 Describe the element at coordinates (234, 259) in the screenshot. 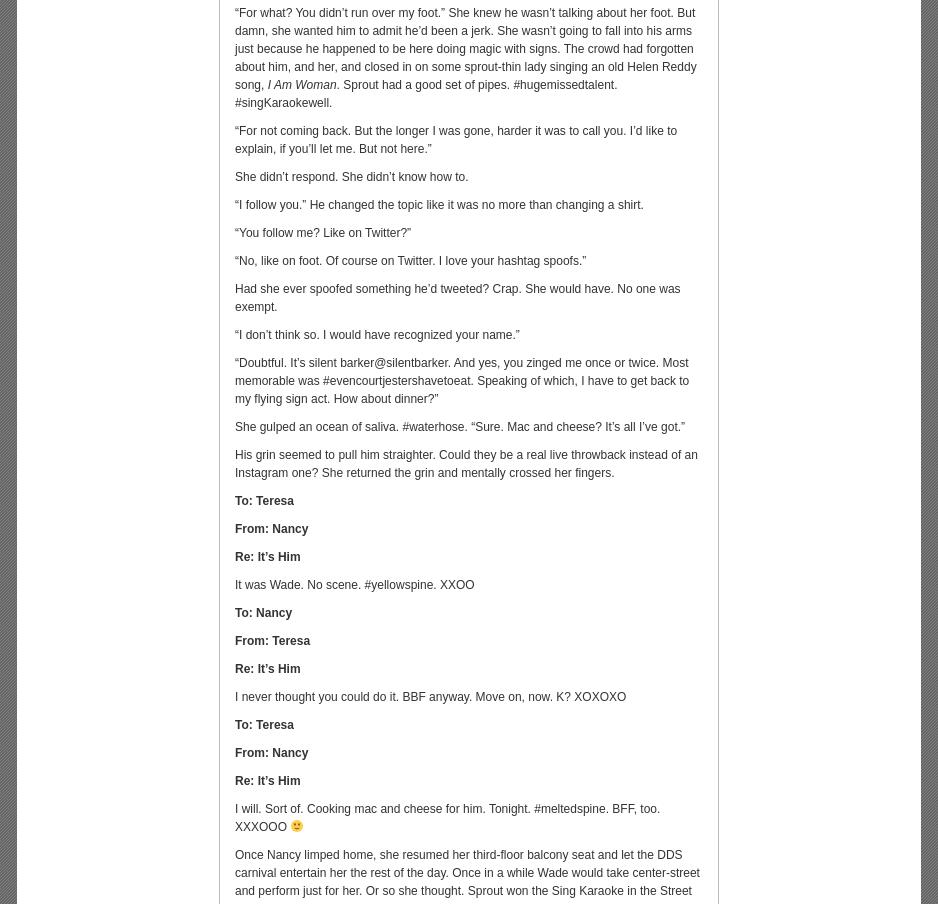

I see `'“No, like on foot. Of course on Twitter. I love your hashtag spoofs.”'` at that location.